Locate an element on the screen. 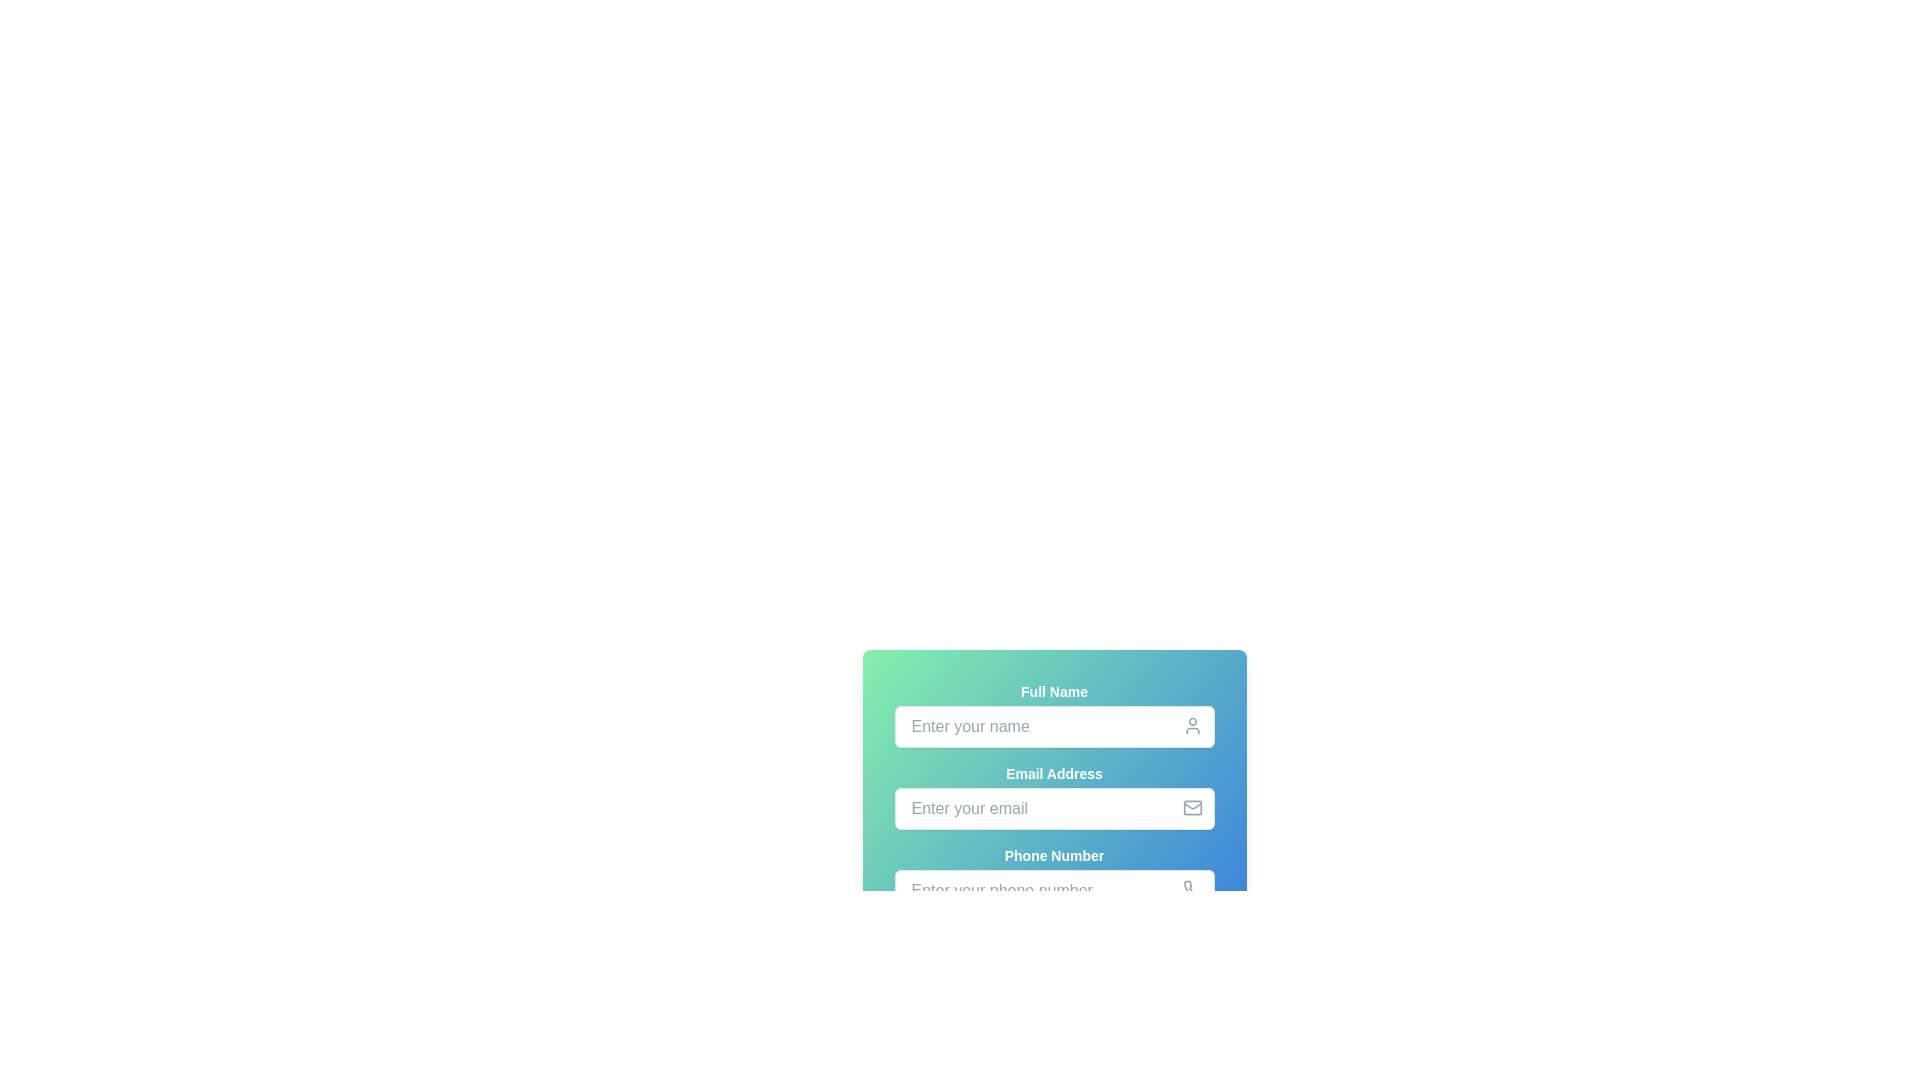 The height and width of the screenshot is (1080, 1920). the 'Full Name' input field to focus on it, which is visually represented by a label, a text entry box, and a user profile icon is located at coordinates (1053, 713).